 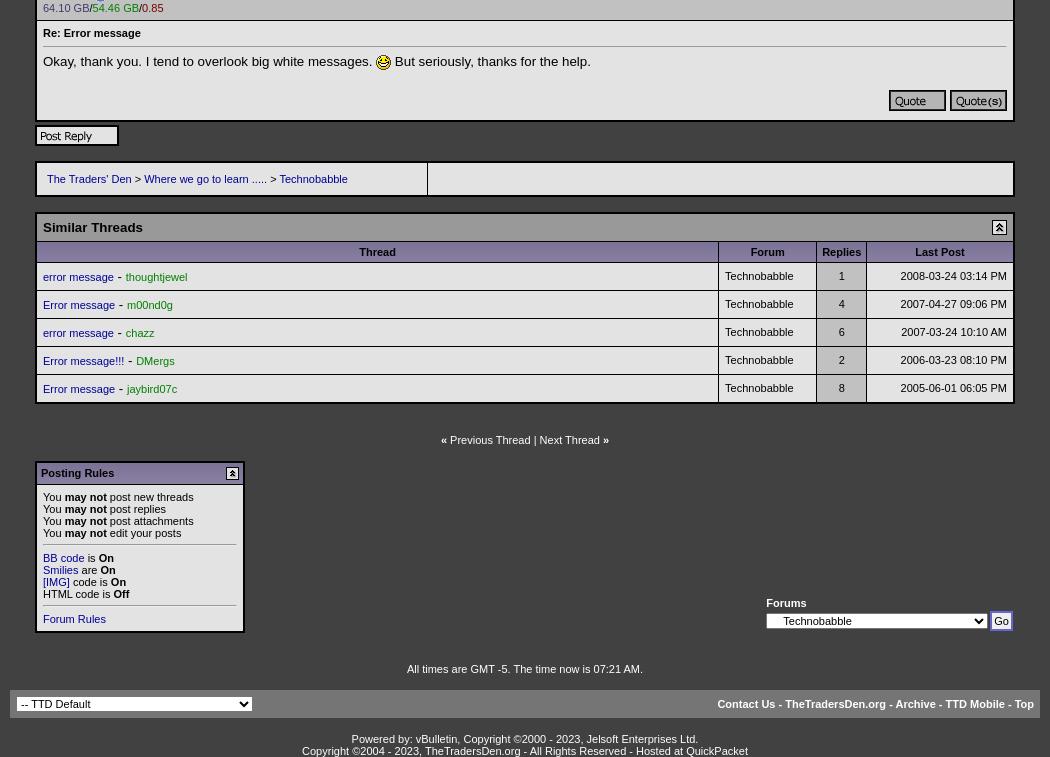 What do you see at coordinates (841, 303) in the screenshot?
I see `'4'` at bounding box center [841, 303].